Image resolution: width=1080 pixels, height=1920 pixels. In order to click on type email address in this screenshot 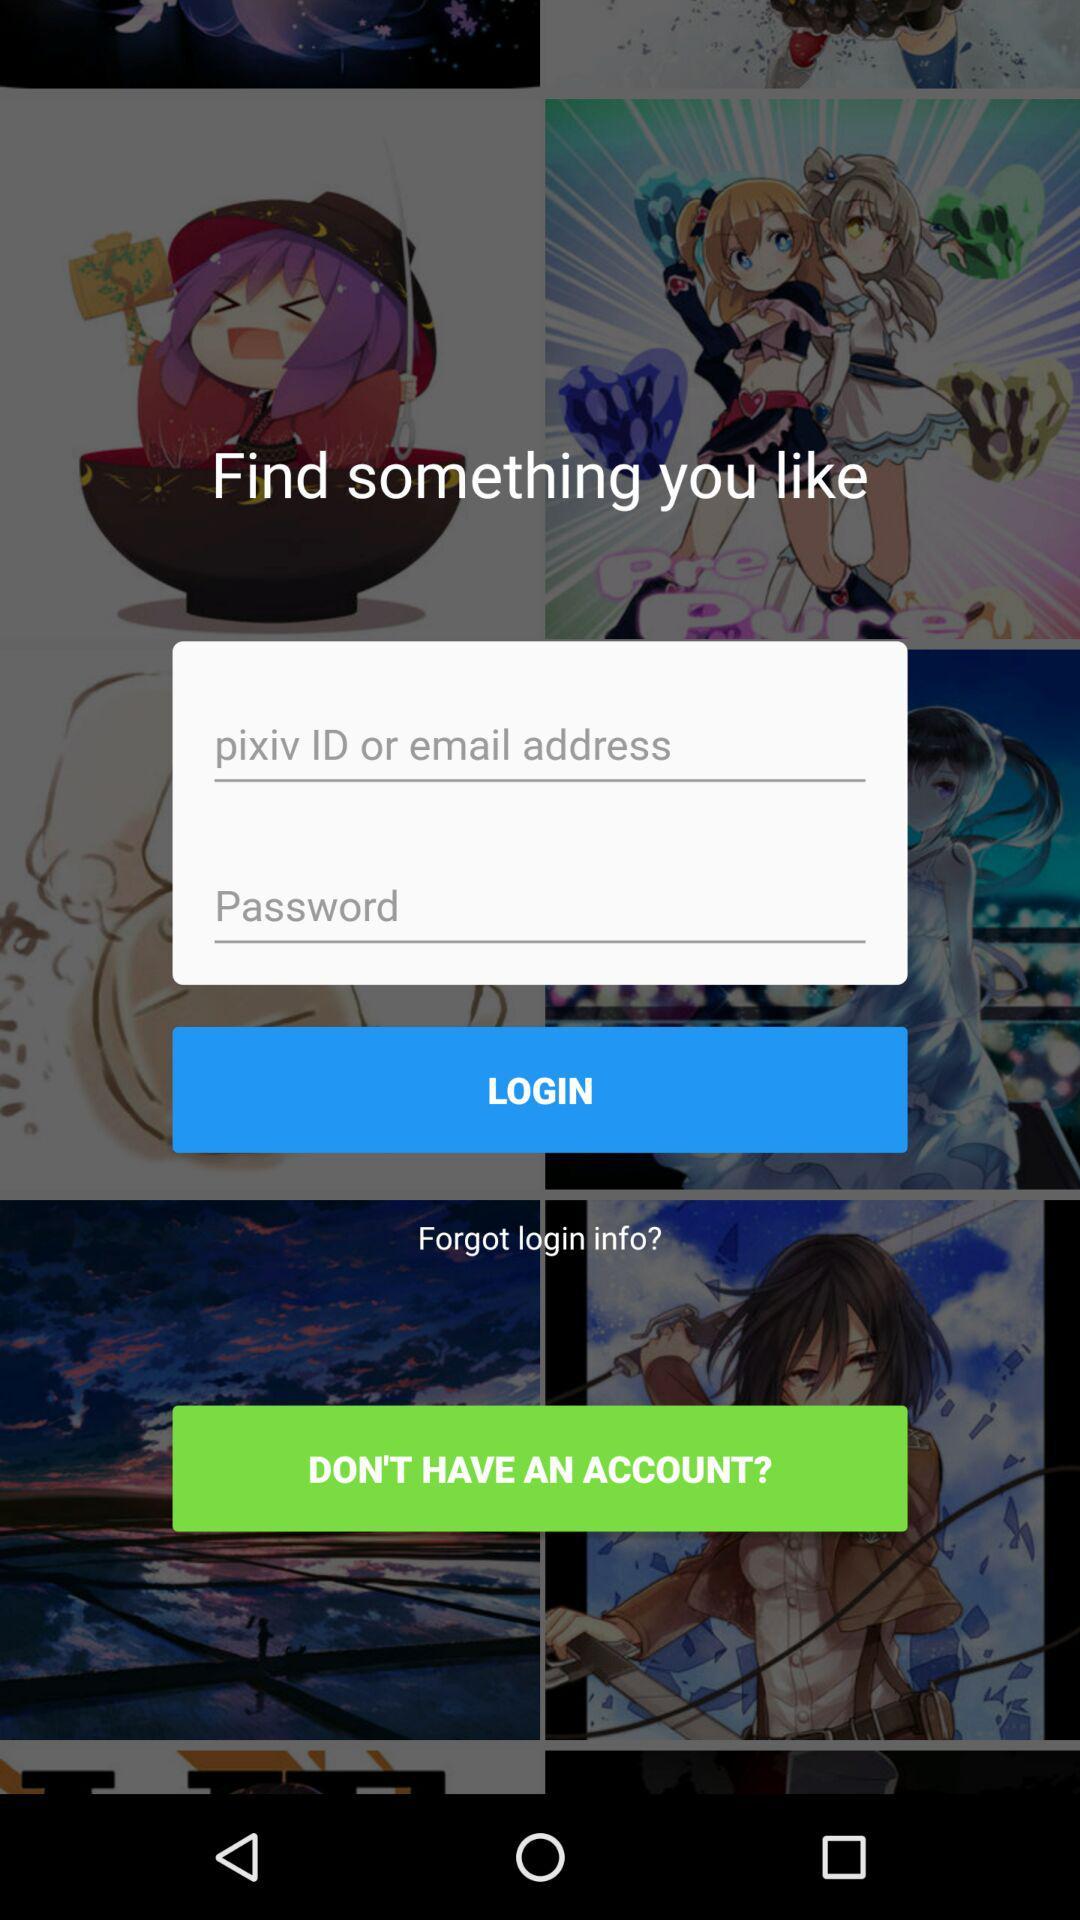, I will do `click(540, 745)`.